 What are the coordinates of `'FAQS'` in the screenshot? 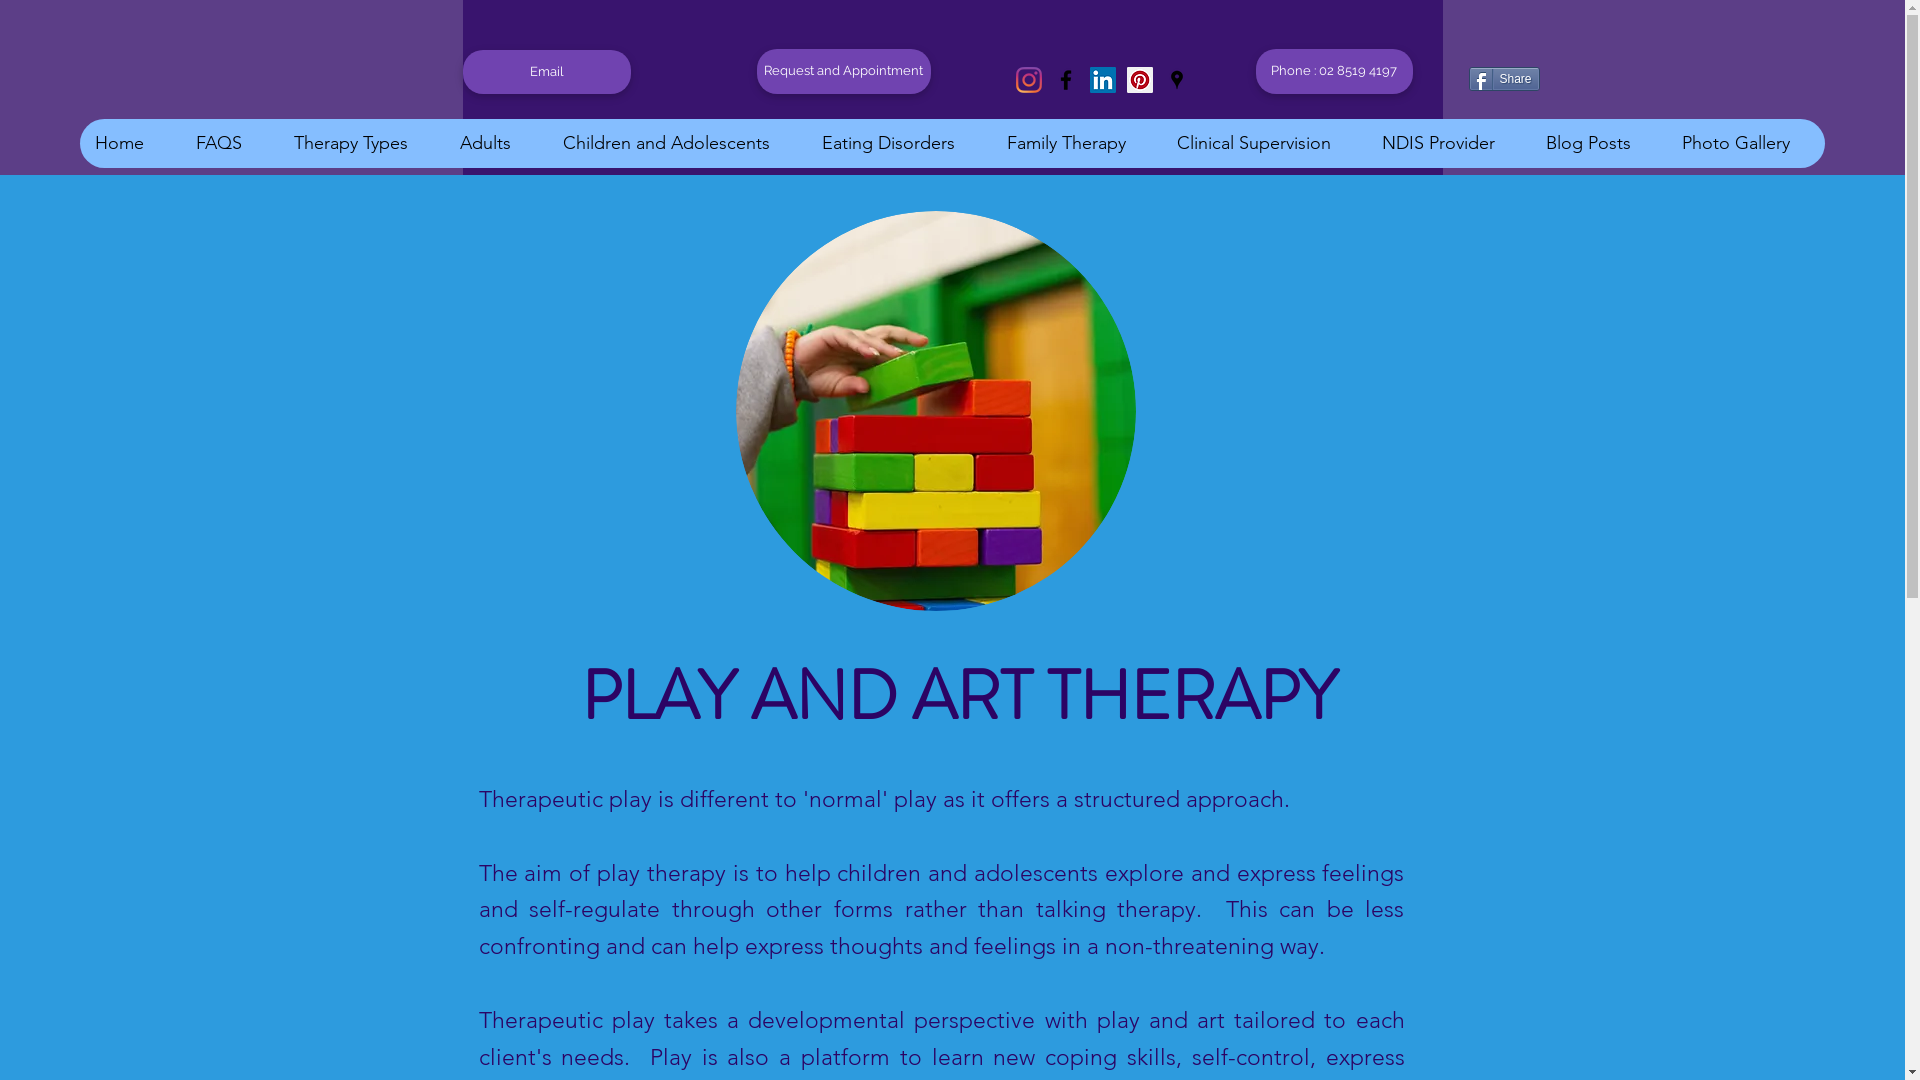 It's located at (180, 142).